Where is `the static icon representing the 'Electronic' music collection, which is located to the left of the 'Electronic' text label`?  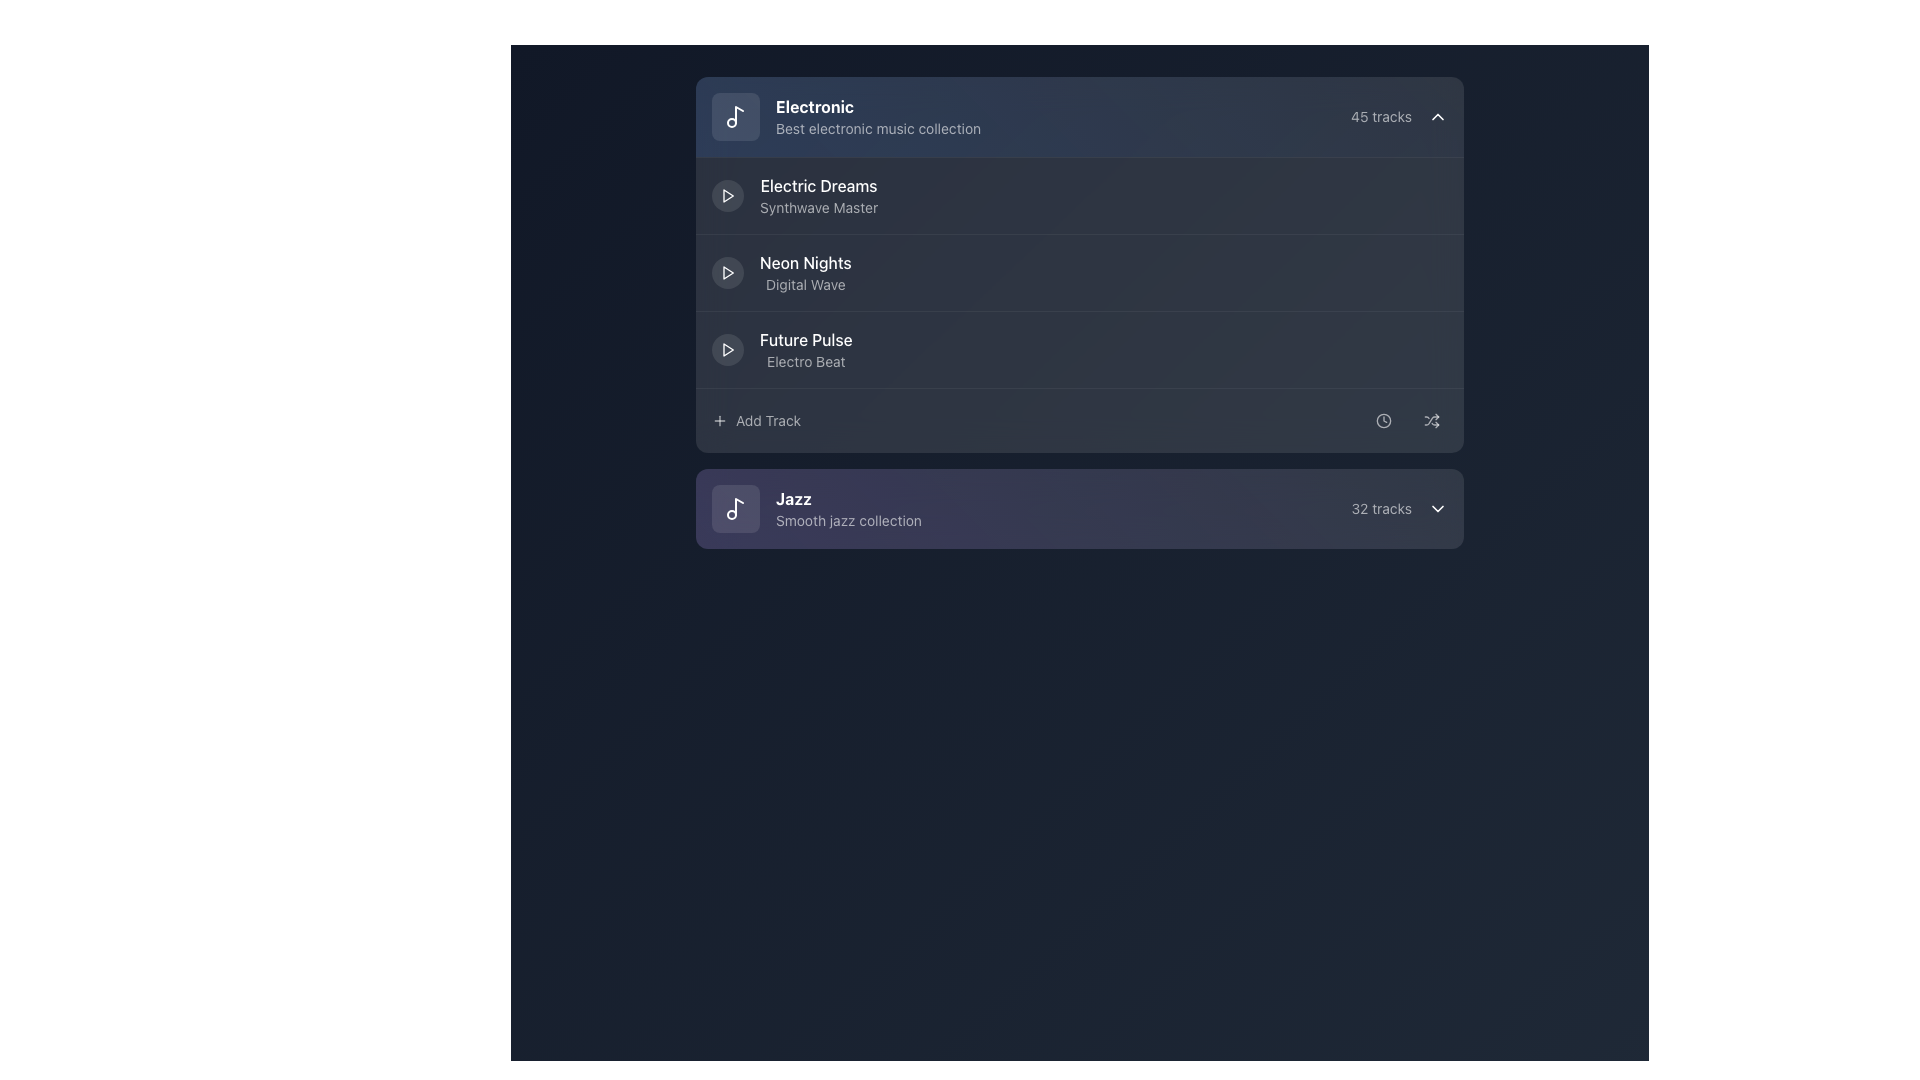 the static icon representing the 'Electronic' music collection, which is located to the left of the 'Electronic' text label is located at coordinates (734, 116).